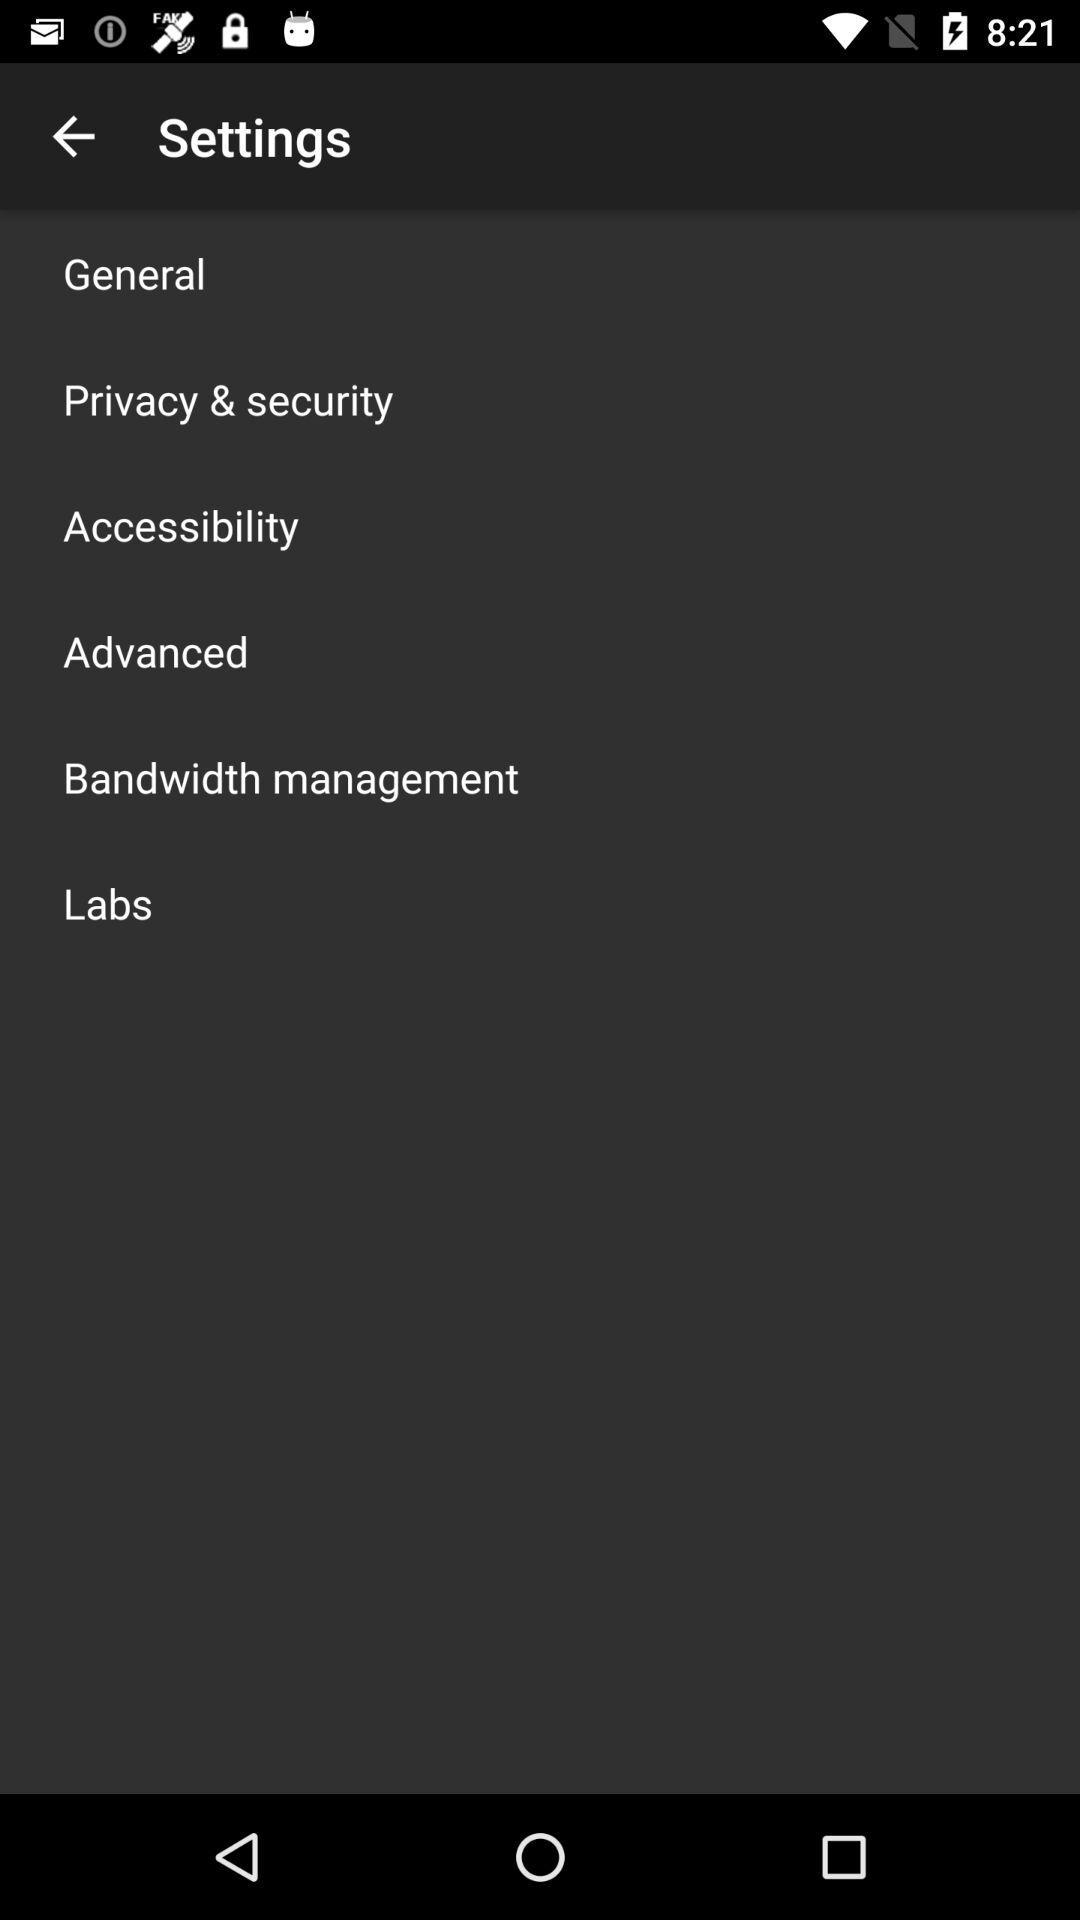 Image resolution: width=1080 pixels, height=1920 pixels. Describe the element at coordinates (181, 524) in the screenshot. I see `the accessibility item` at that location.